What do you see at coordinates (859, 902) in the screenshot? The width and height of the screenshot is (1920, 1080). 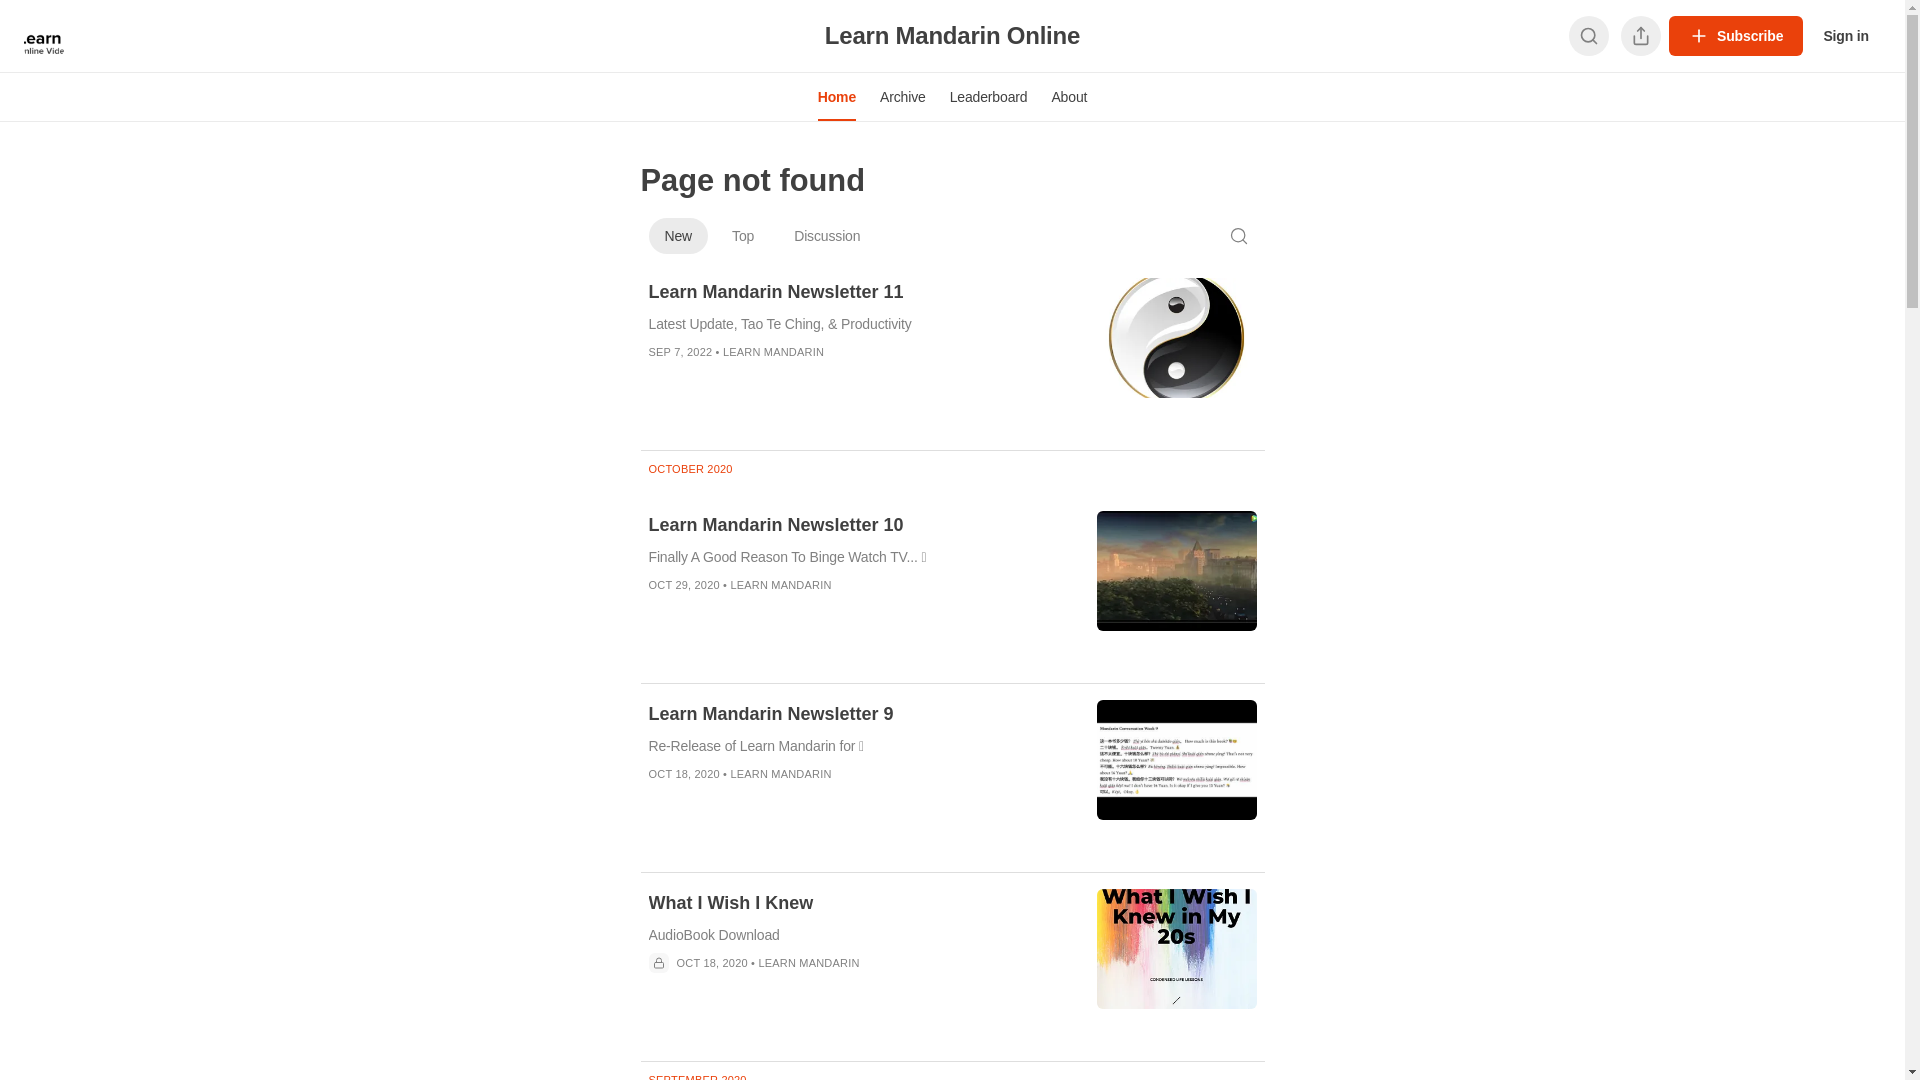 I see `'What I Wish I Knew'` at bounding box center [859, 902].